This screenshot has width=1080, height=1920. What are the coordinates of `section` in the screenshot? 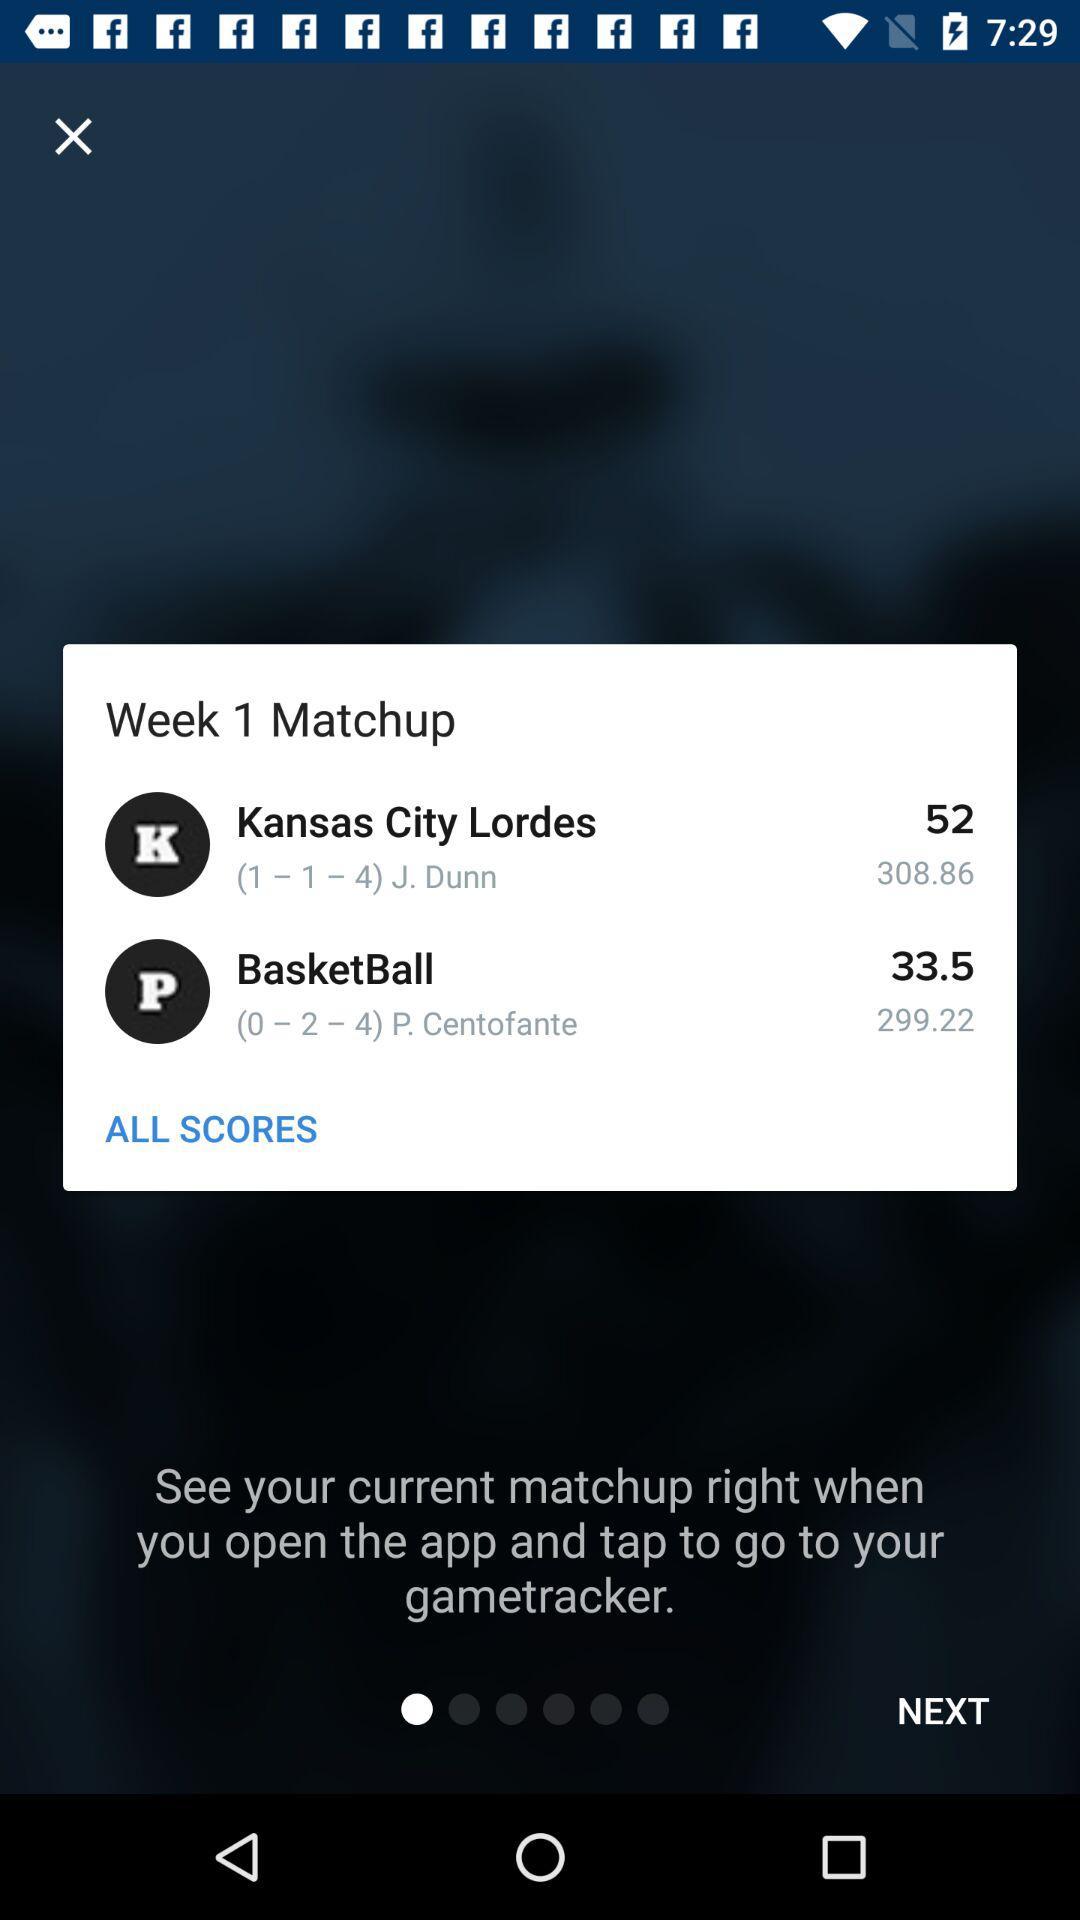 It's located at (72, 135).